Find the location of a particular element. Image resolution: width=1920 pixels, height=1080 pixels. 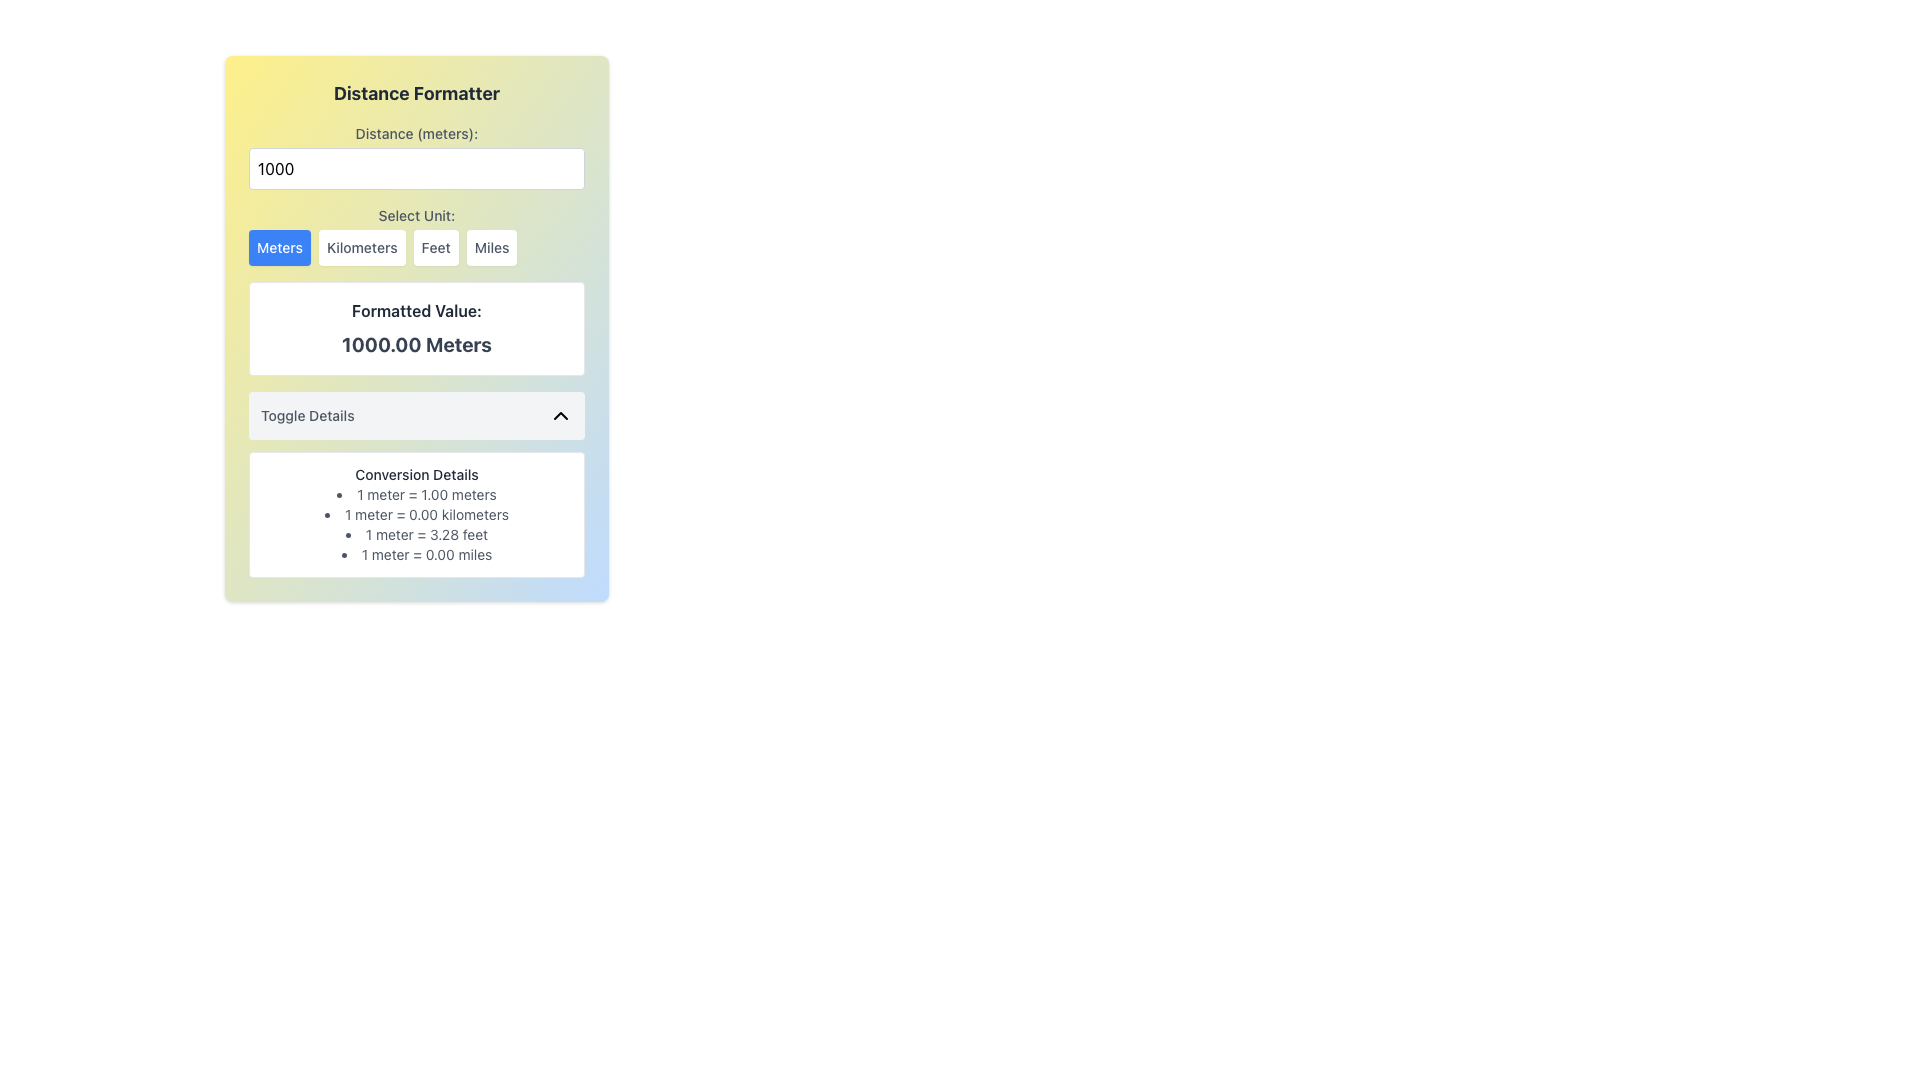

static text that states '1 meter = 0.00 miles', which is styled in a small gray font and is the fourth item in the bullet point list under 'Conversion Details' is located at coordinates (416, 555).